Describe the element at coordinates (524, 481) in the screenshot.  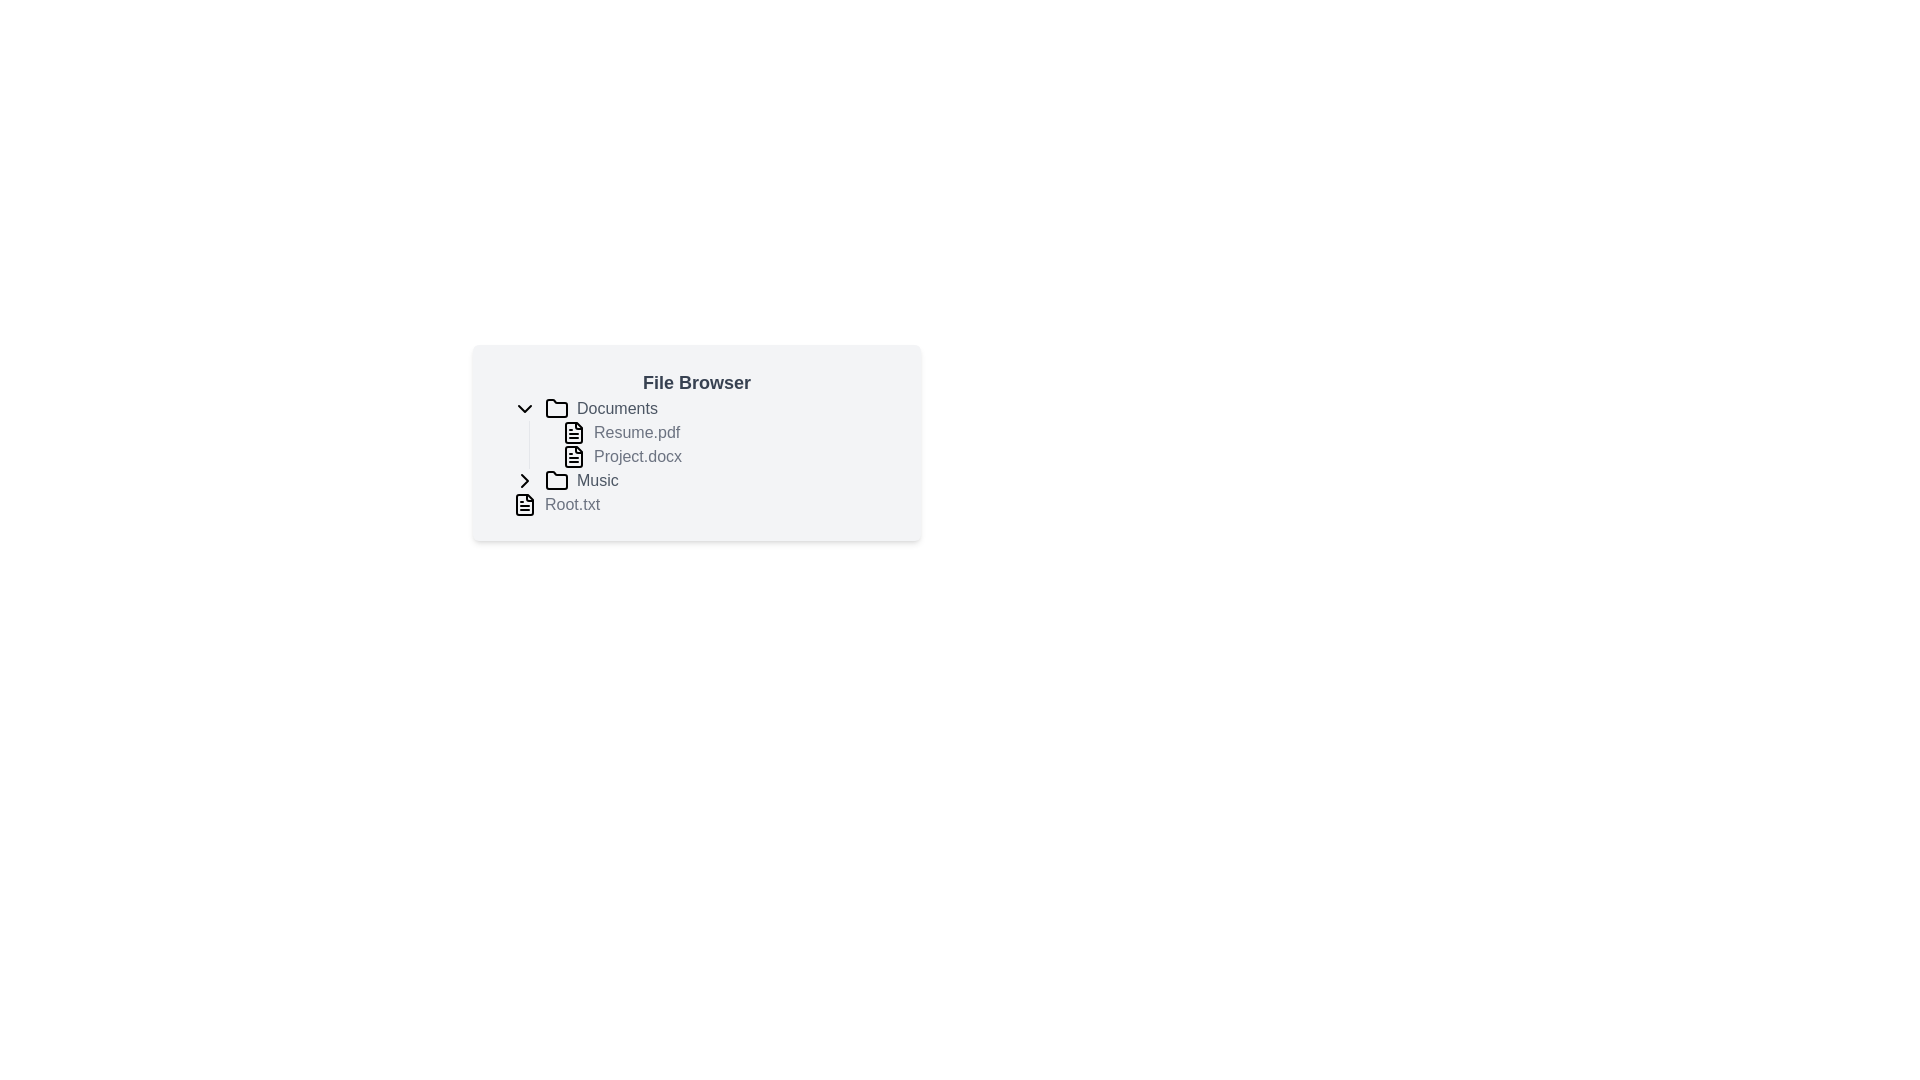
I see `the Chevron button located to the left of the 'Music' text in the file browser` at that location.